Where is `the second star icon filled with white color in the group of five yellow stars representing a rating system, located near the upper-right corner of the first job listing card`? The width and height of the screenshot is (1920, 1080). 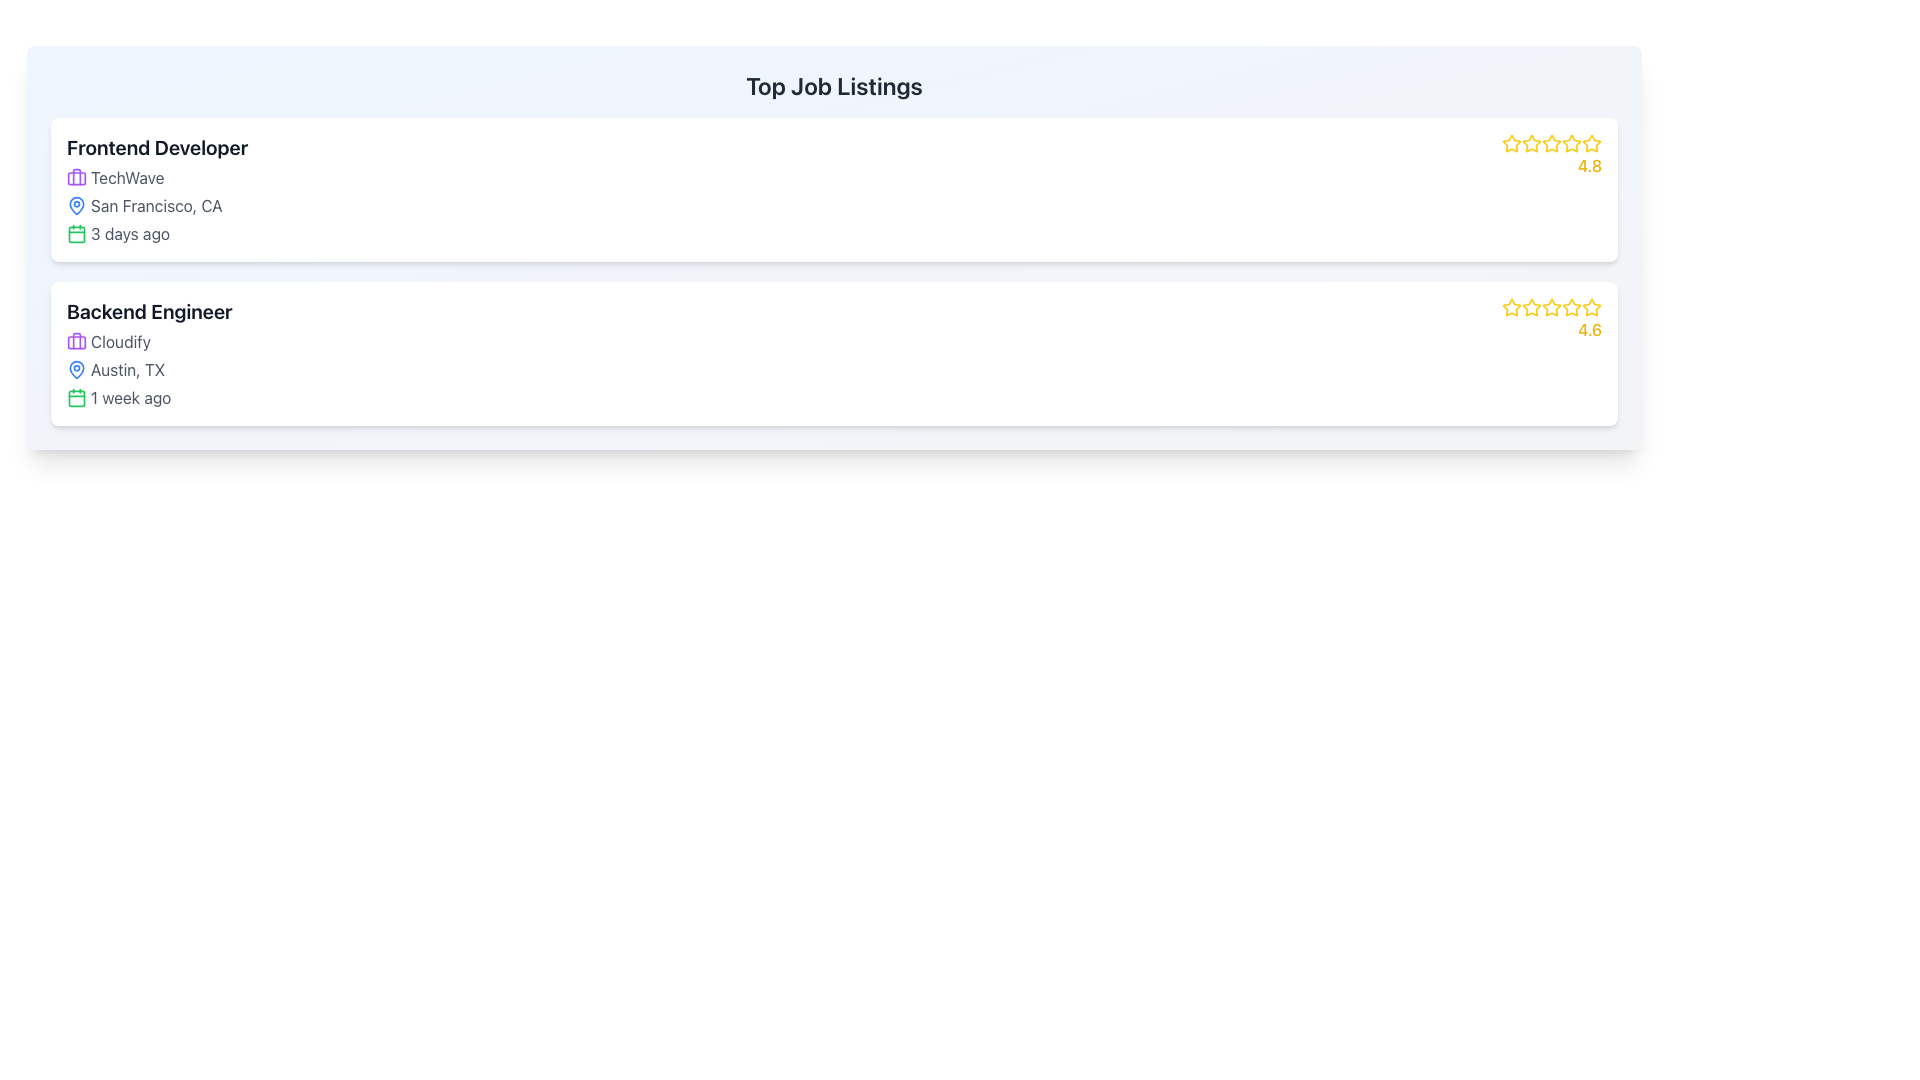 the second star icon filled with white color in the group of five yellow stars representing a rating system, located near the upper-right corner of the first job listing card is located at coordinates (1550, 142).